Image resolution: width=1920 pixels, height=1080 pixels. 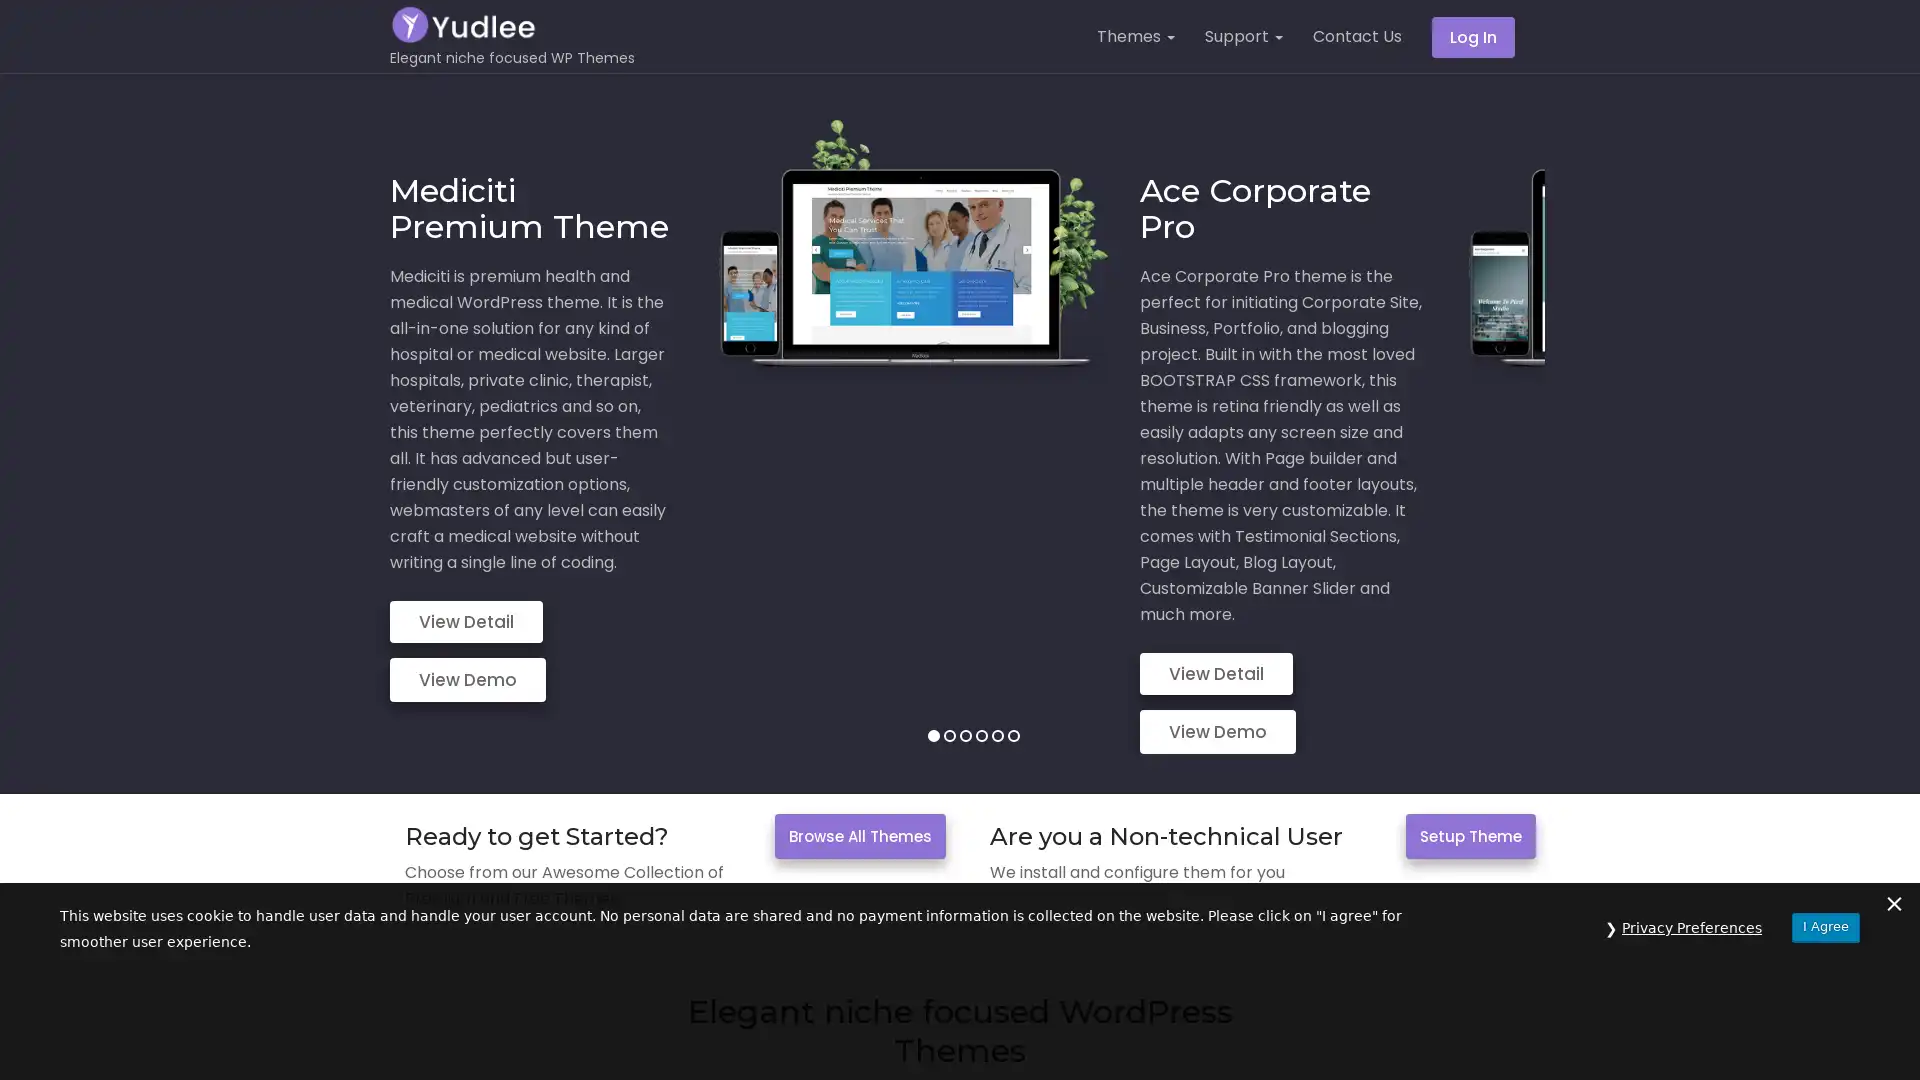 I want to click on 3, so click(x=964, y=595).